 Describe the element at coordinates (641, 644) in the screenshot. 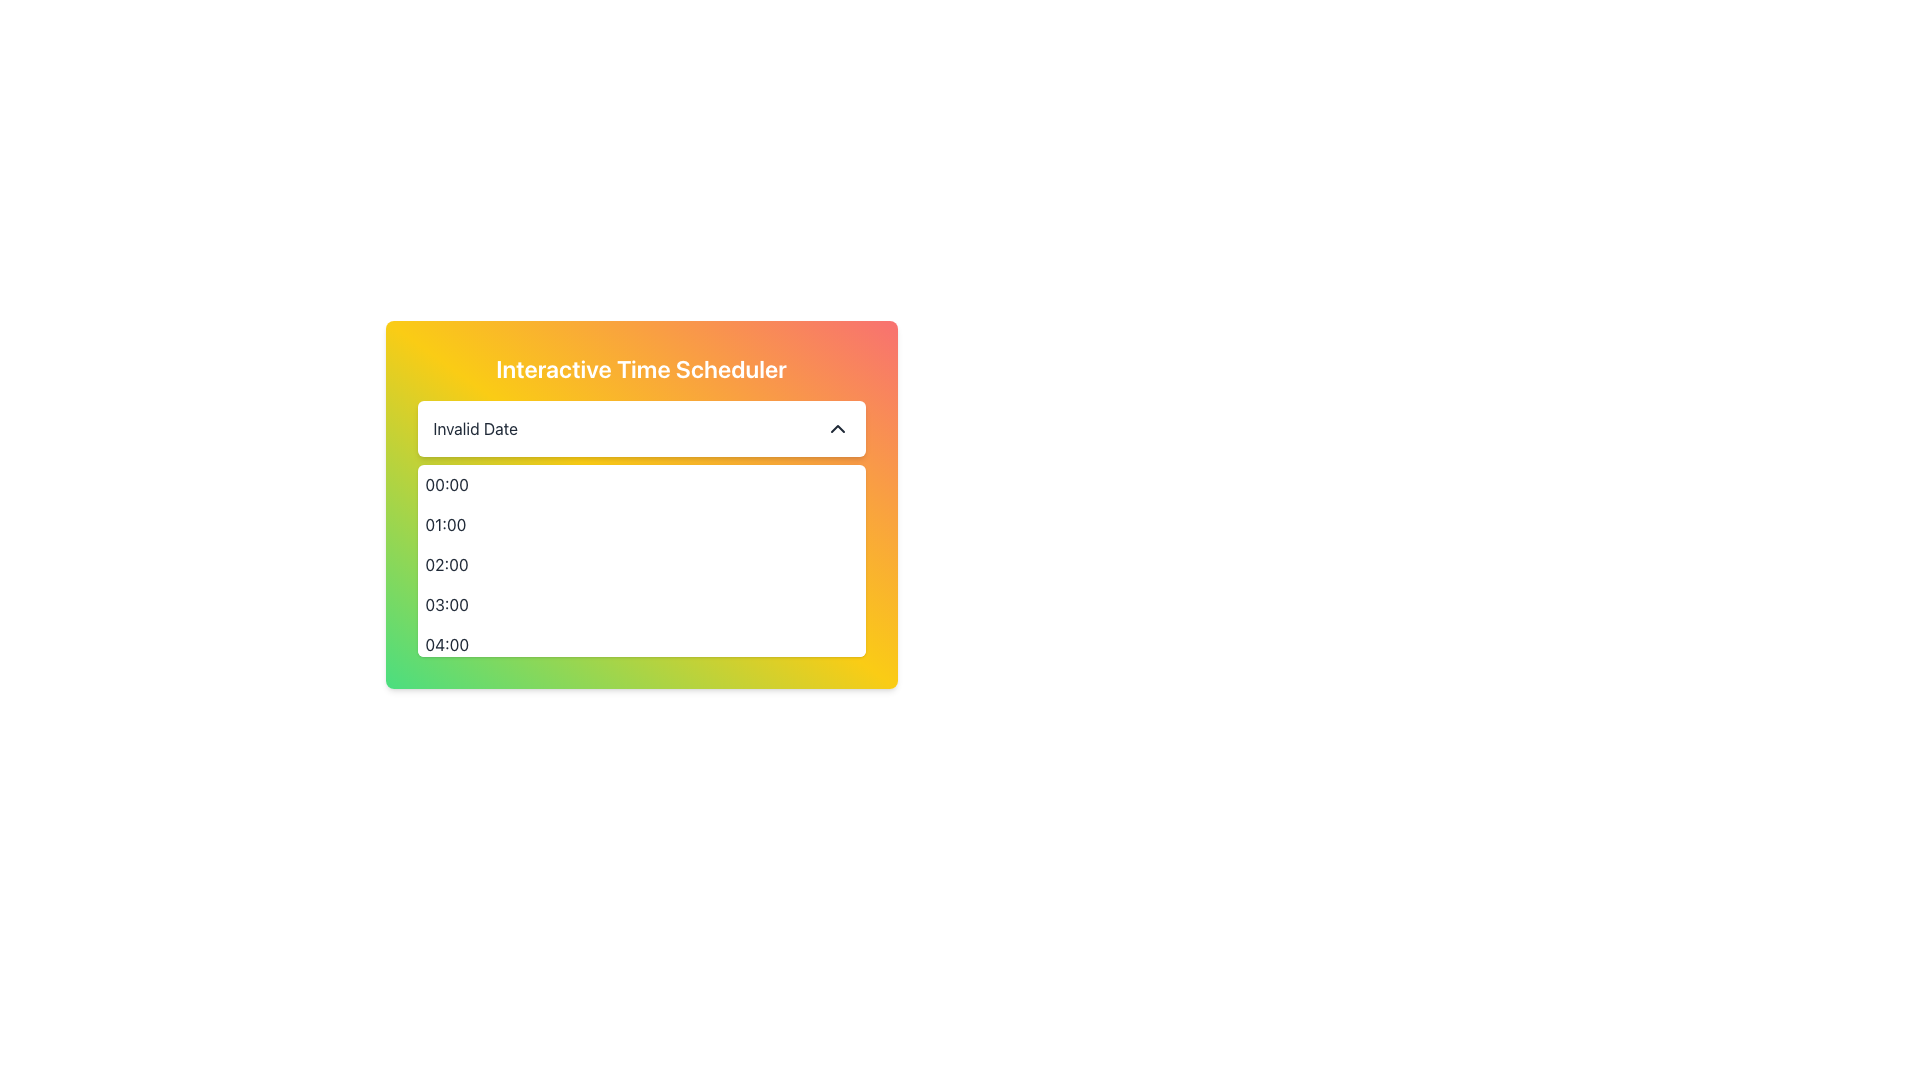

I see `to select the time option '04:00' from the dropdown menu, which is the fifth item in the list and visually aligned with other time options` at that location.